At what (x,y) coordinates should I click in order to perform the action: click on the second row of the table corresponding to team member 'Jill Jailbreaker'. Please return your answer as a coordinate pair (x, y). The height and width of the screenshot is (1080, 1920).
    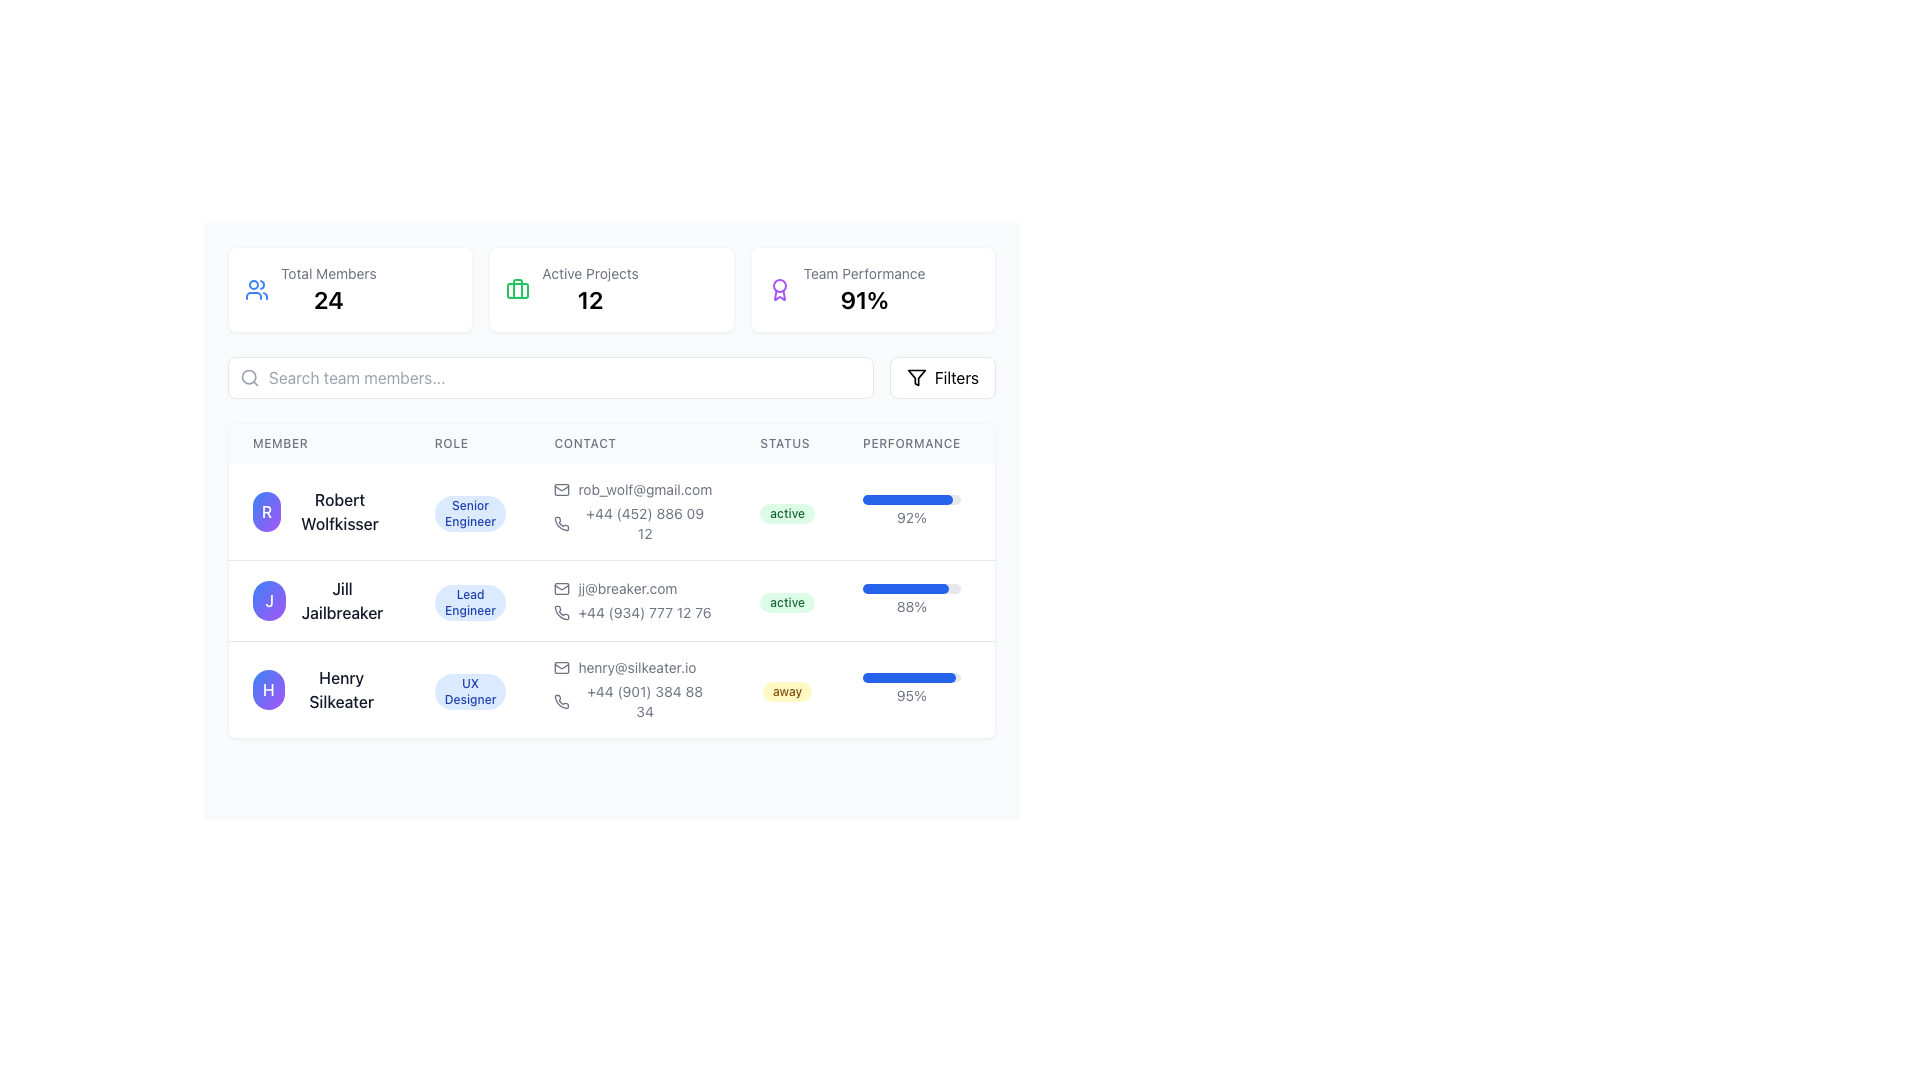
    Looking at the image, I should click on (610, 581).